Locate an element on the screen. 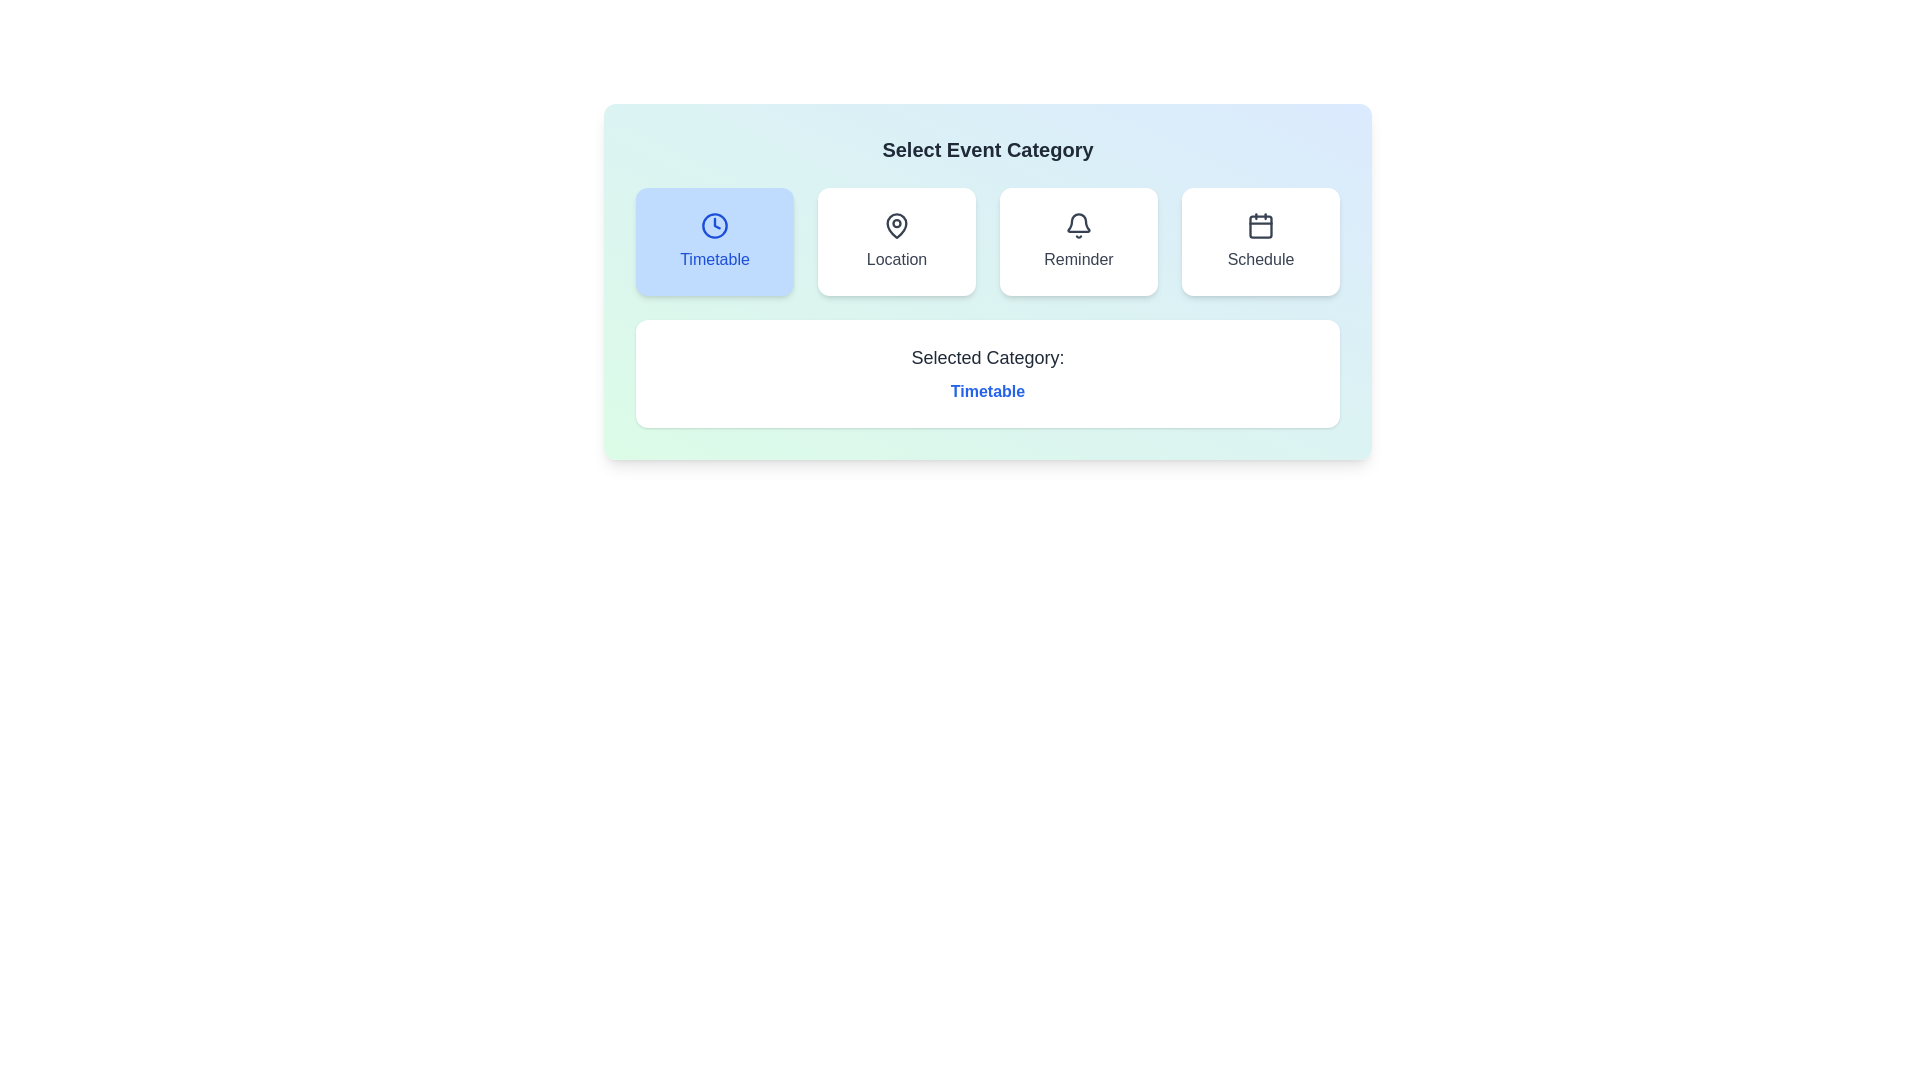 The width and height of the screenshot is (1920, 1080). the button labeled Reminder to observe its hover effect is located at coordinates (1078, 241).